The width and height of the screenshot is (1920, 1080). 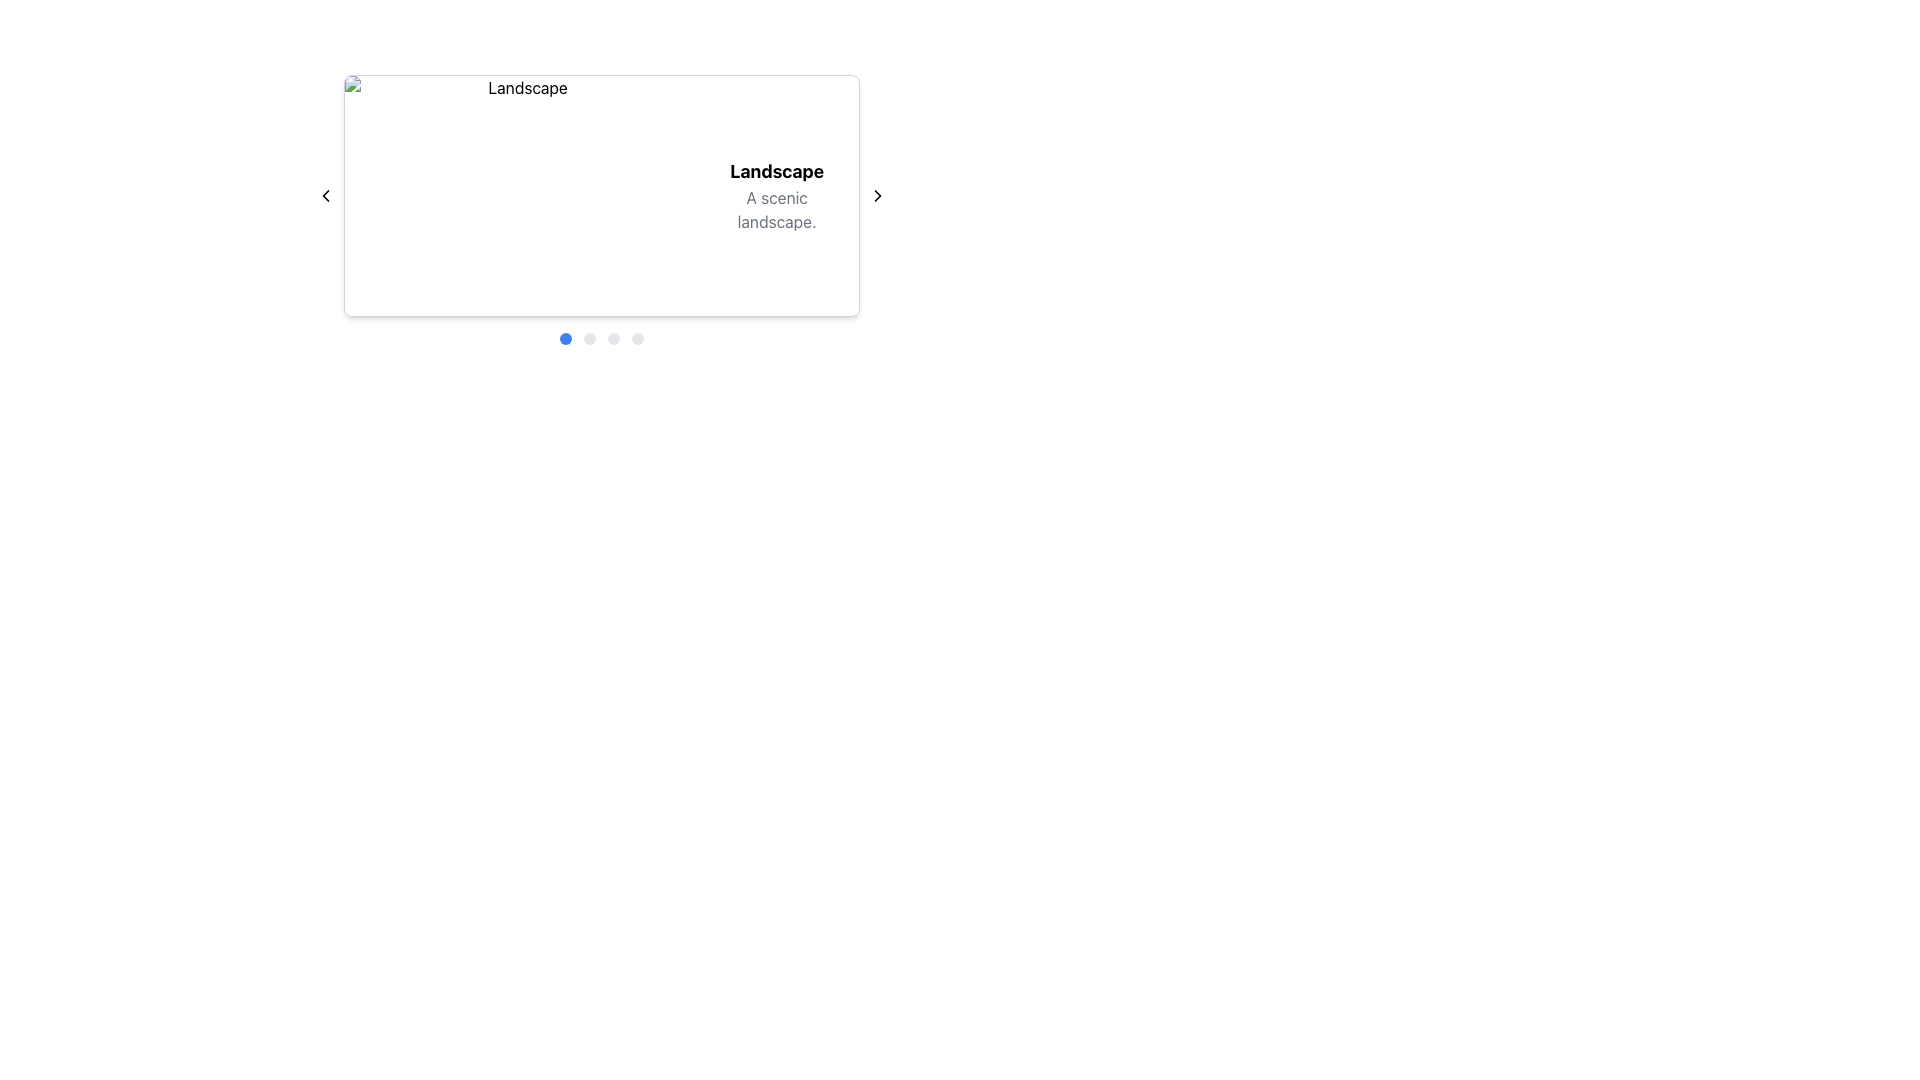 What do you see at coordinates (878, 196) in the screenshot?
I see `the right-facing chevron arrow icon, which is a minimalist design in black outline` at bounding box center [878, 196].